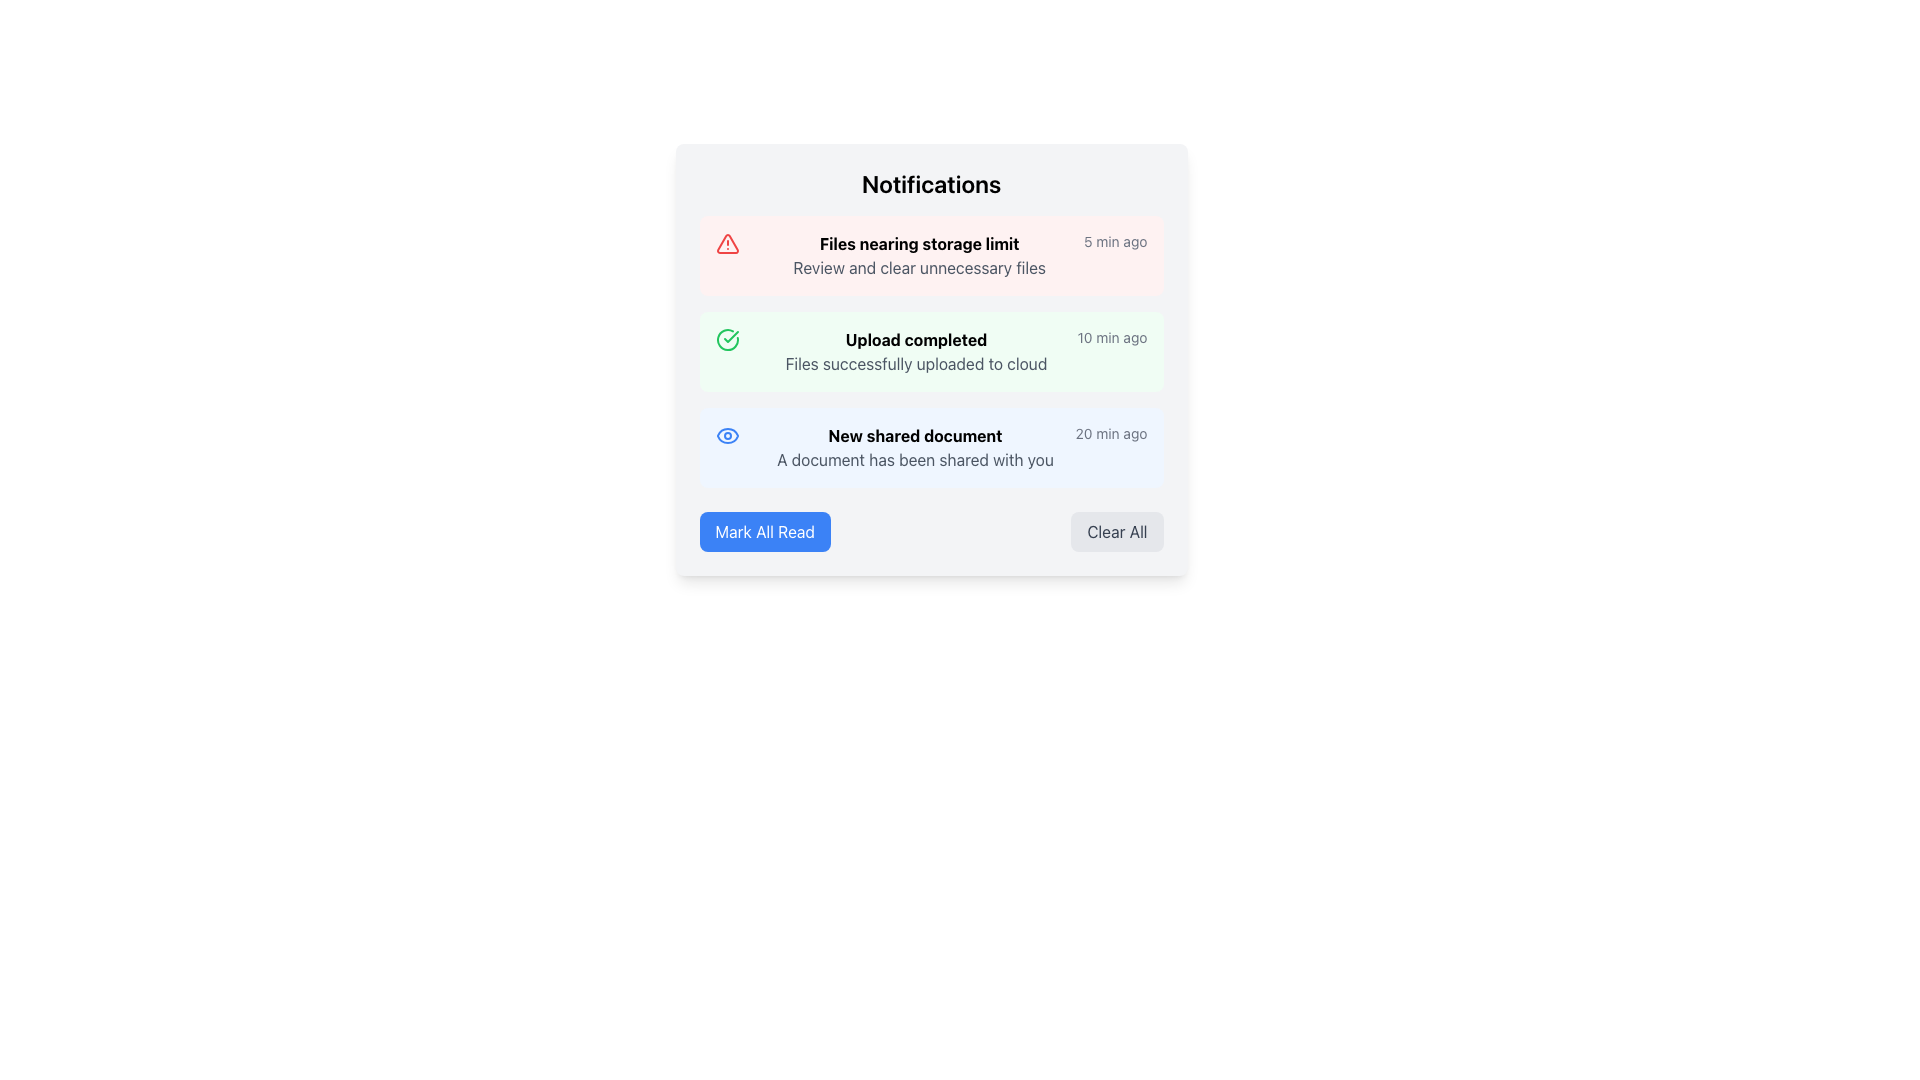  What do you see at coordinates (1111, 337) in the screenshot?
I see `the text label displaying '10 min ago' located in the top-right corner of the notification card` at bounding box center [1111, 337].